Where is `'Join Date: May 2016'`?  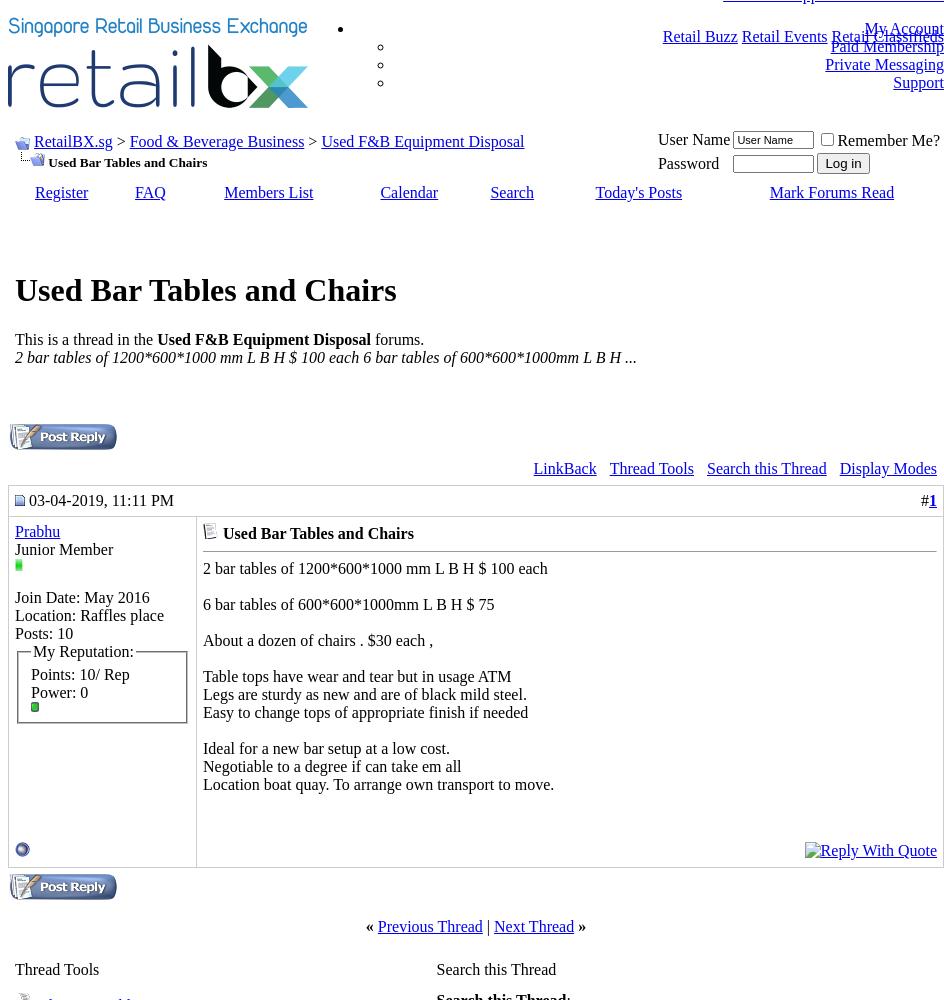
'Join Date: May 2016' is located at coordinates (81, 595).